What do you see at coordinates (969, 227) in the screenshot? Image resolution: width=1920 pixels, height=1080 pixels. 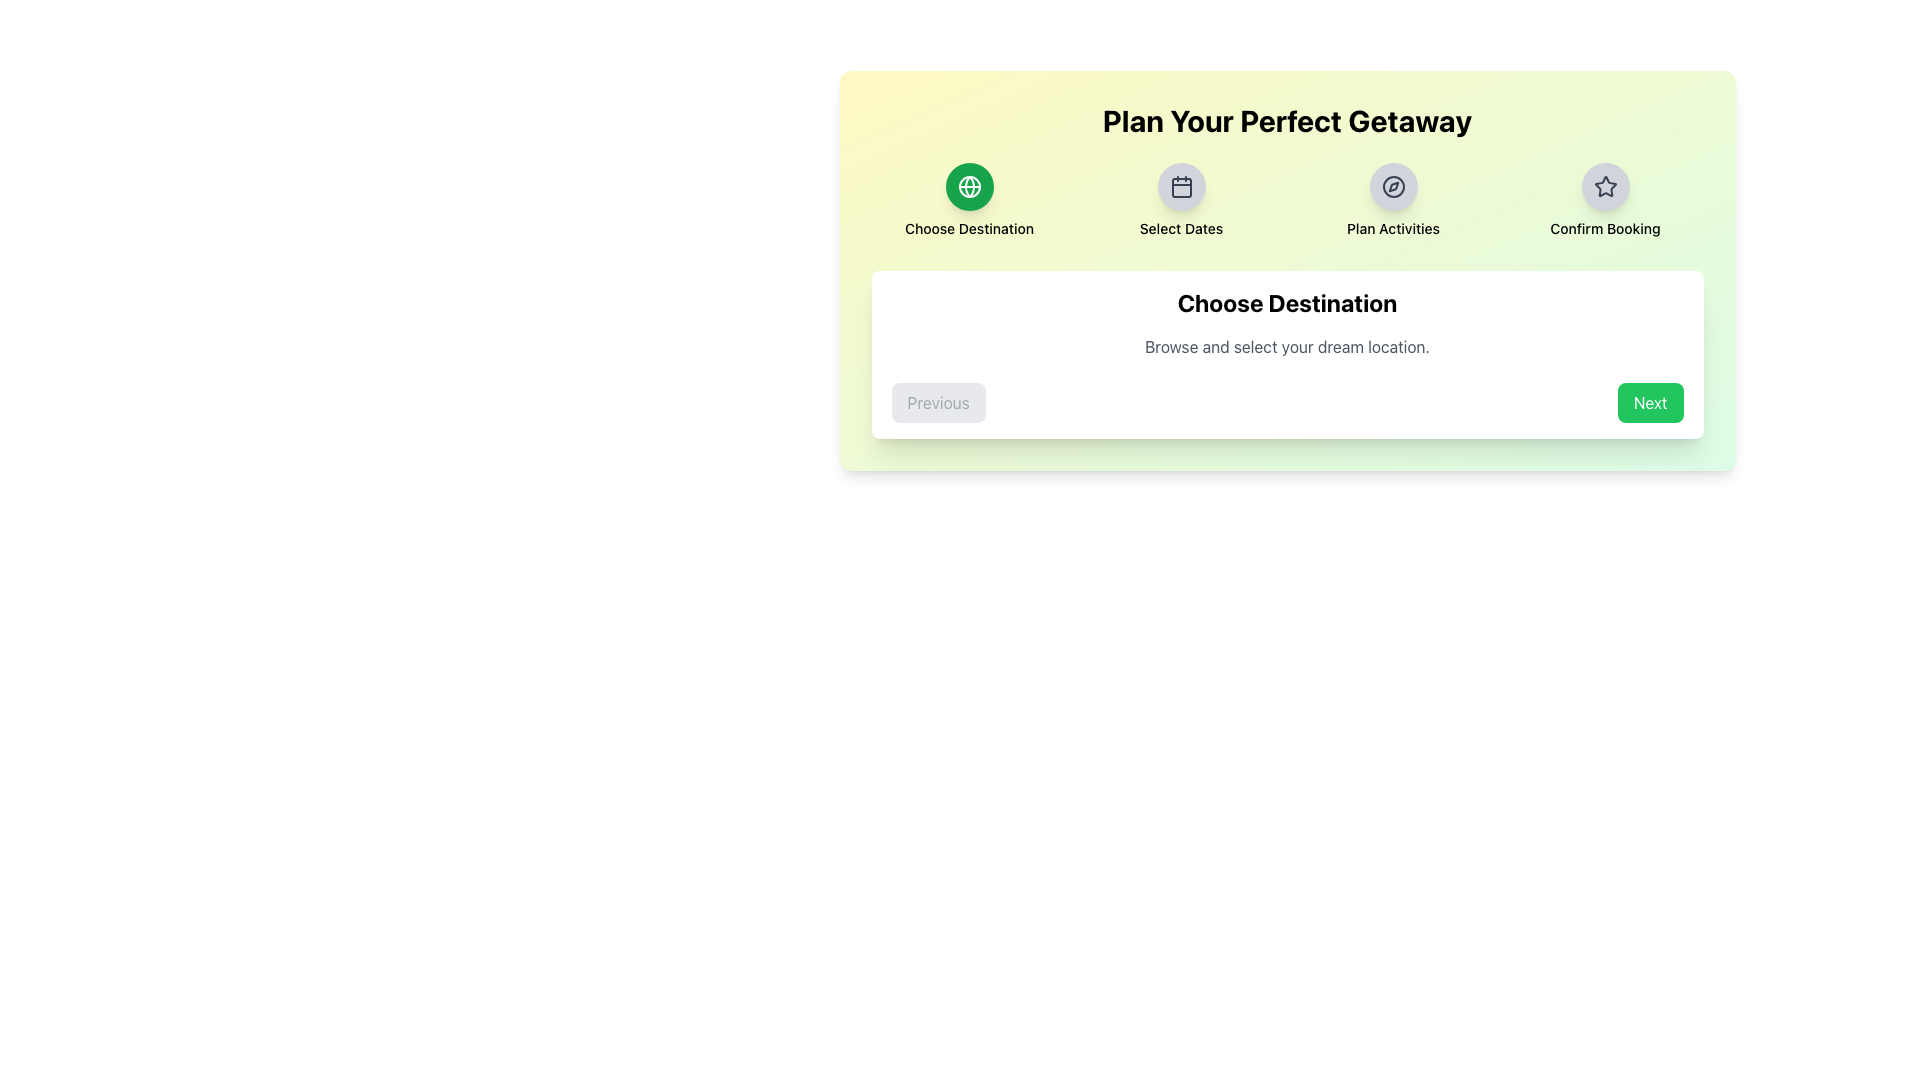 I see `the informational Text Label that guides users to select a destination, located below the green circular globe icon` at bounding box center [969, 227].